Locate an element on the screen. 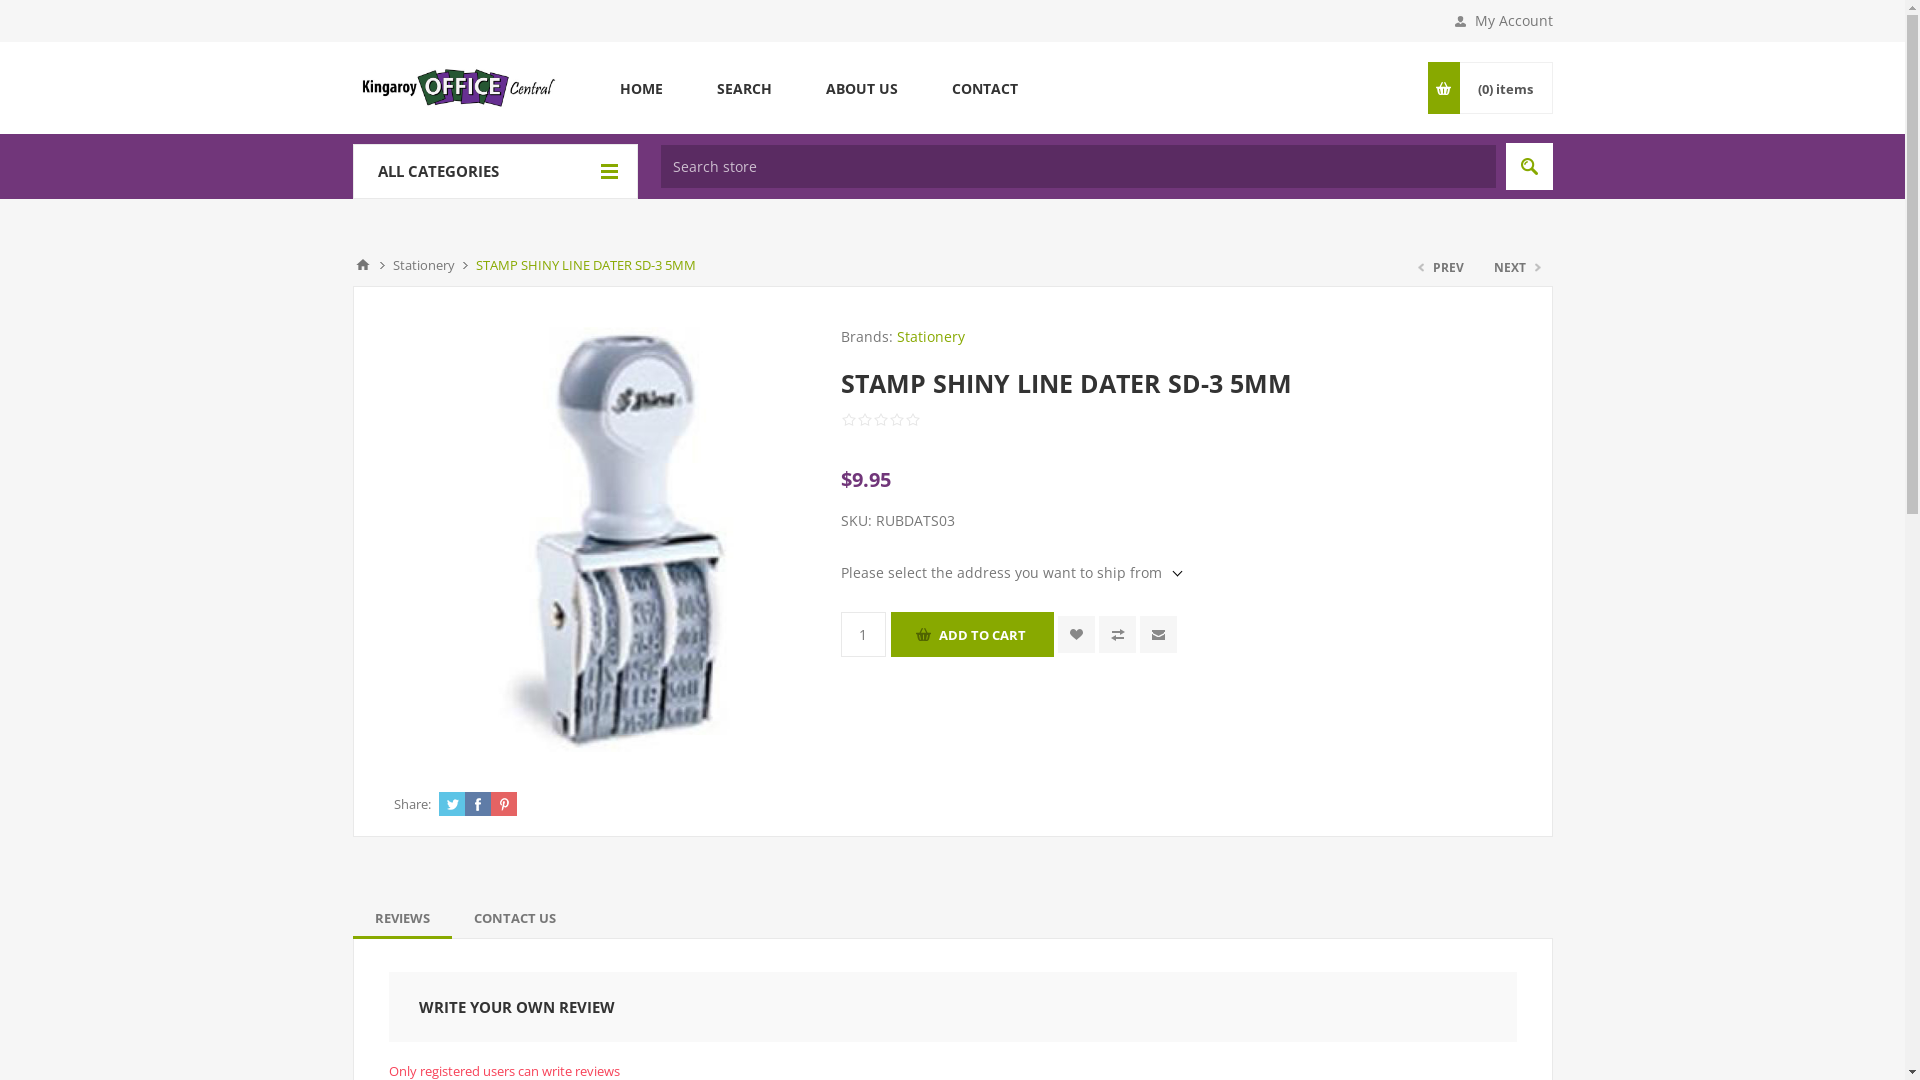  'SEARCH' is located at coordinates (743, 87).